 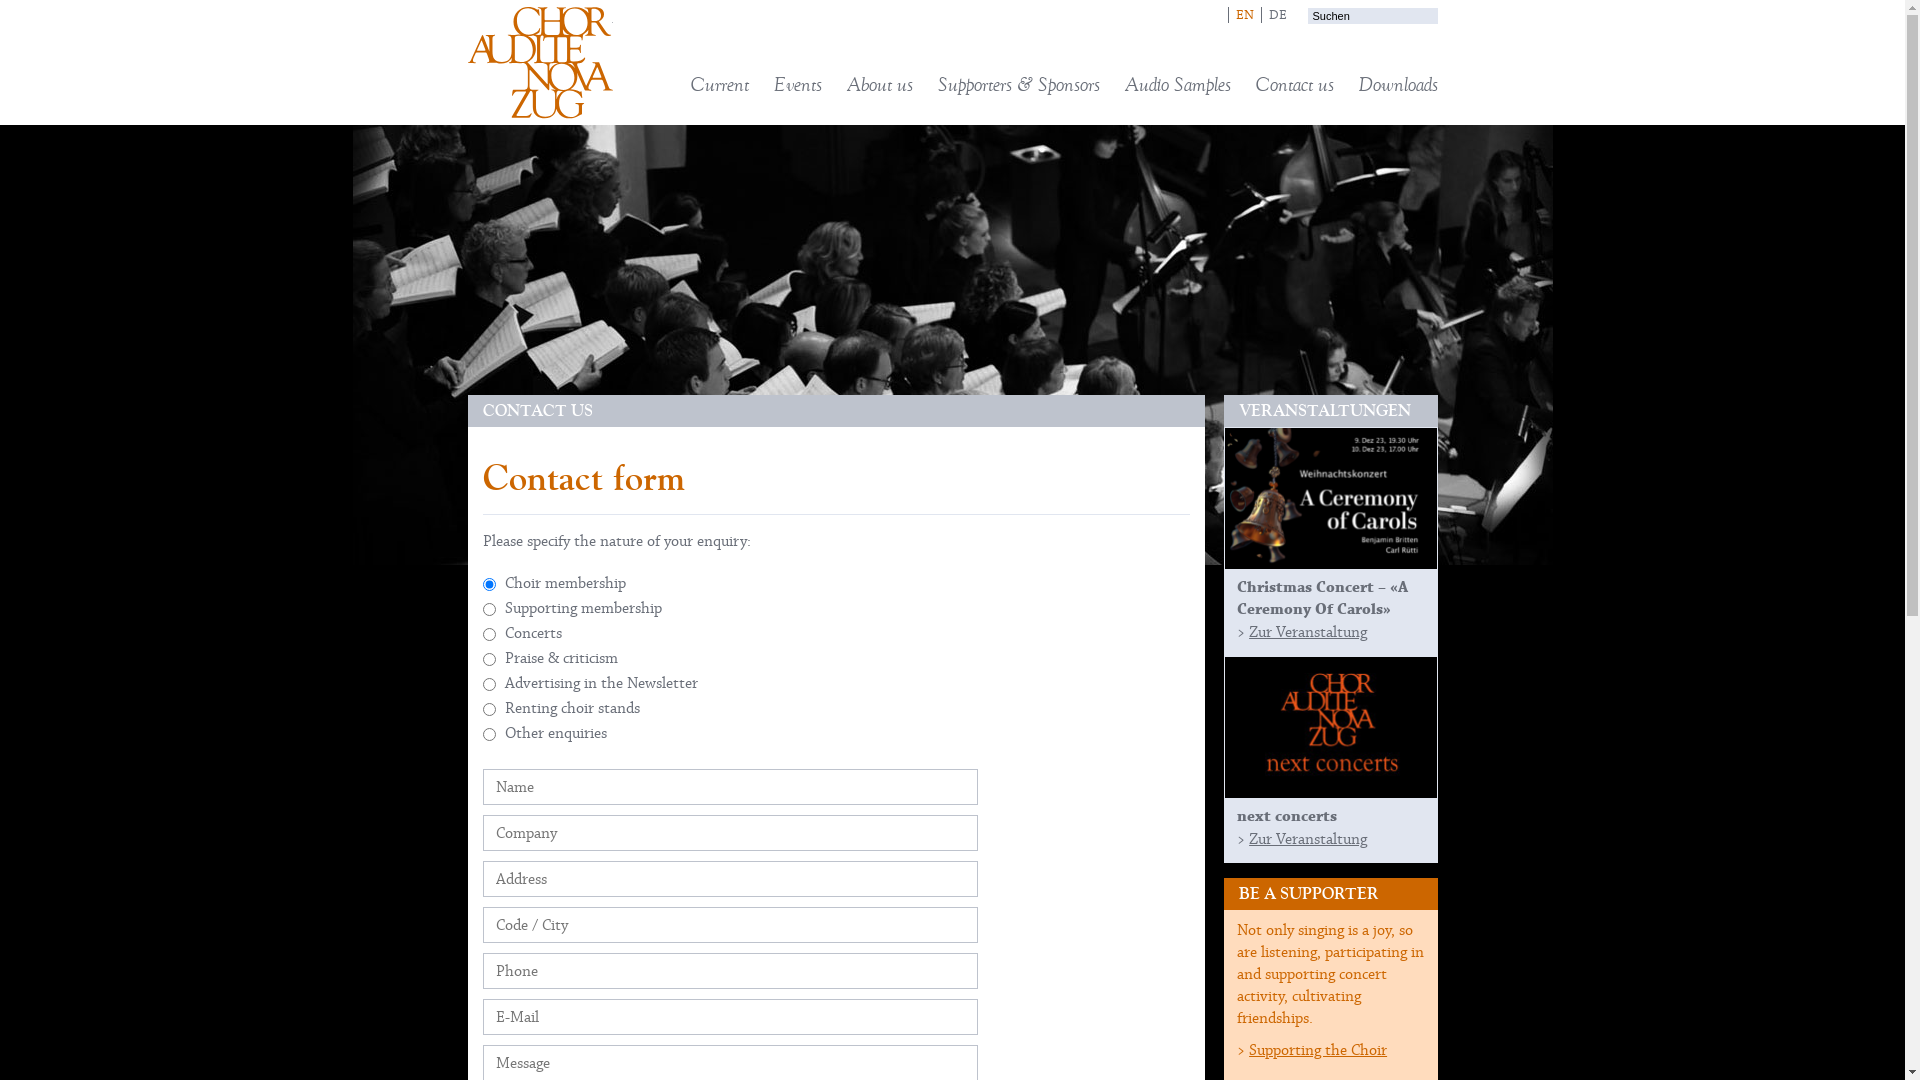 I want to click on 'Supporters & Sponsors', so click(x=1018, y=83).